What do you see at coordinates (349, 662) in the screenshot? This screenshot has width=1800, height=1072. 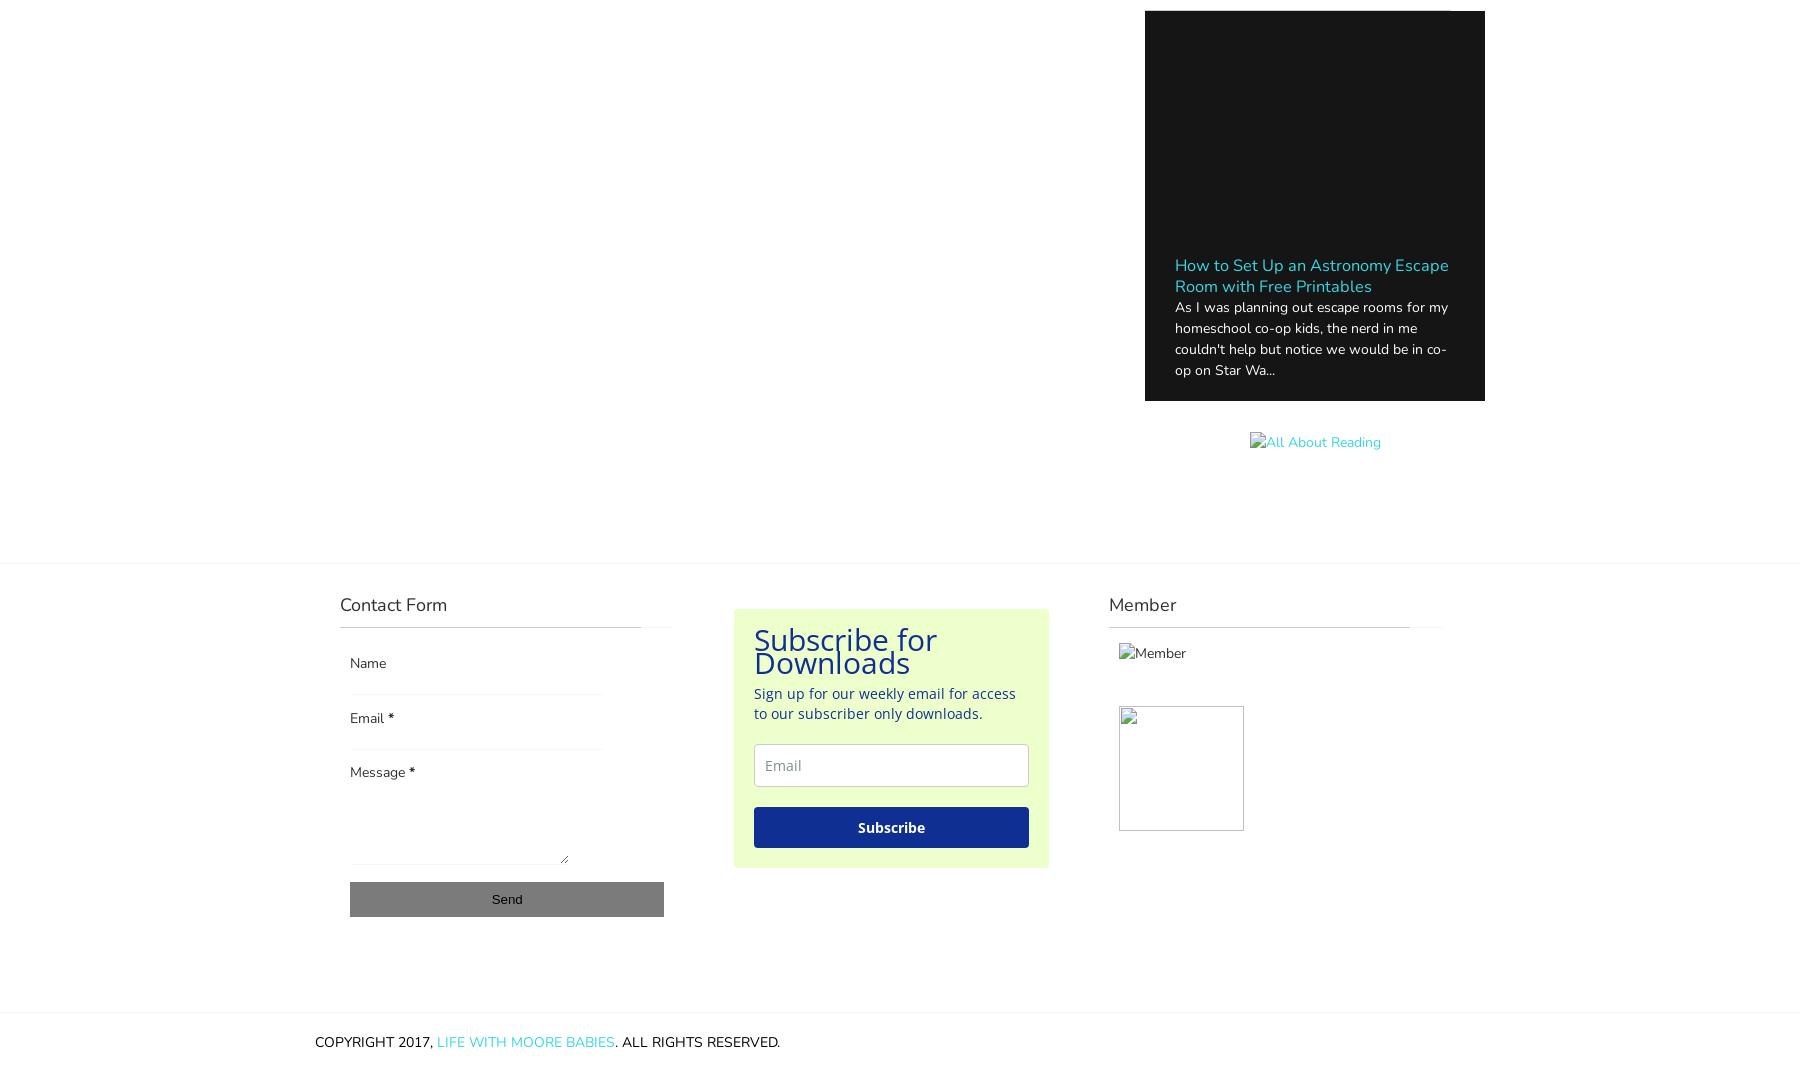 I see `'Name'` at bounding box center [349, 662].